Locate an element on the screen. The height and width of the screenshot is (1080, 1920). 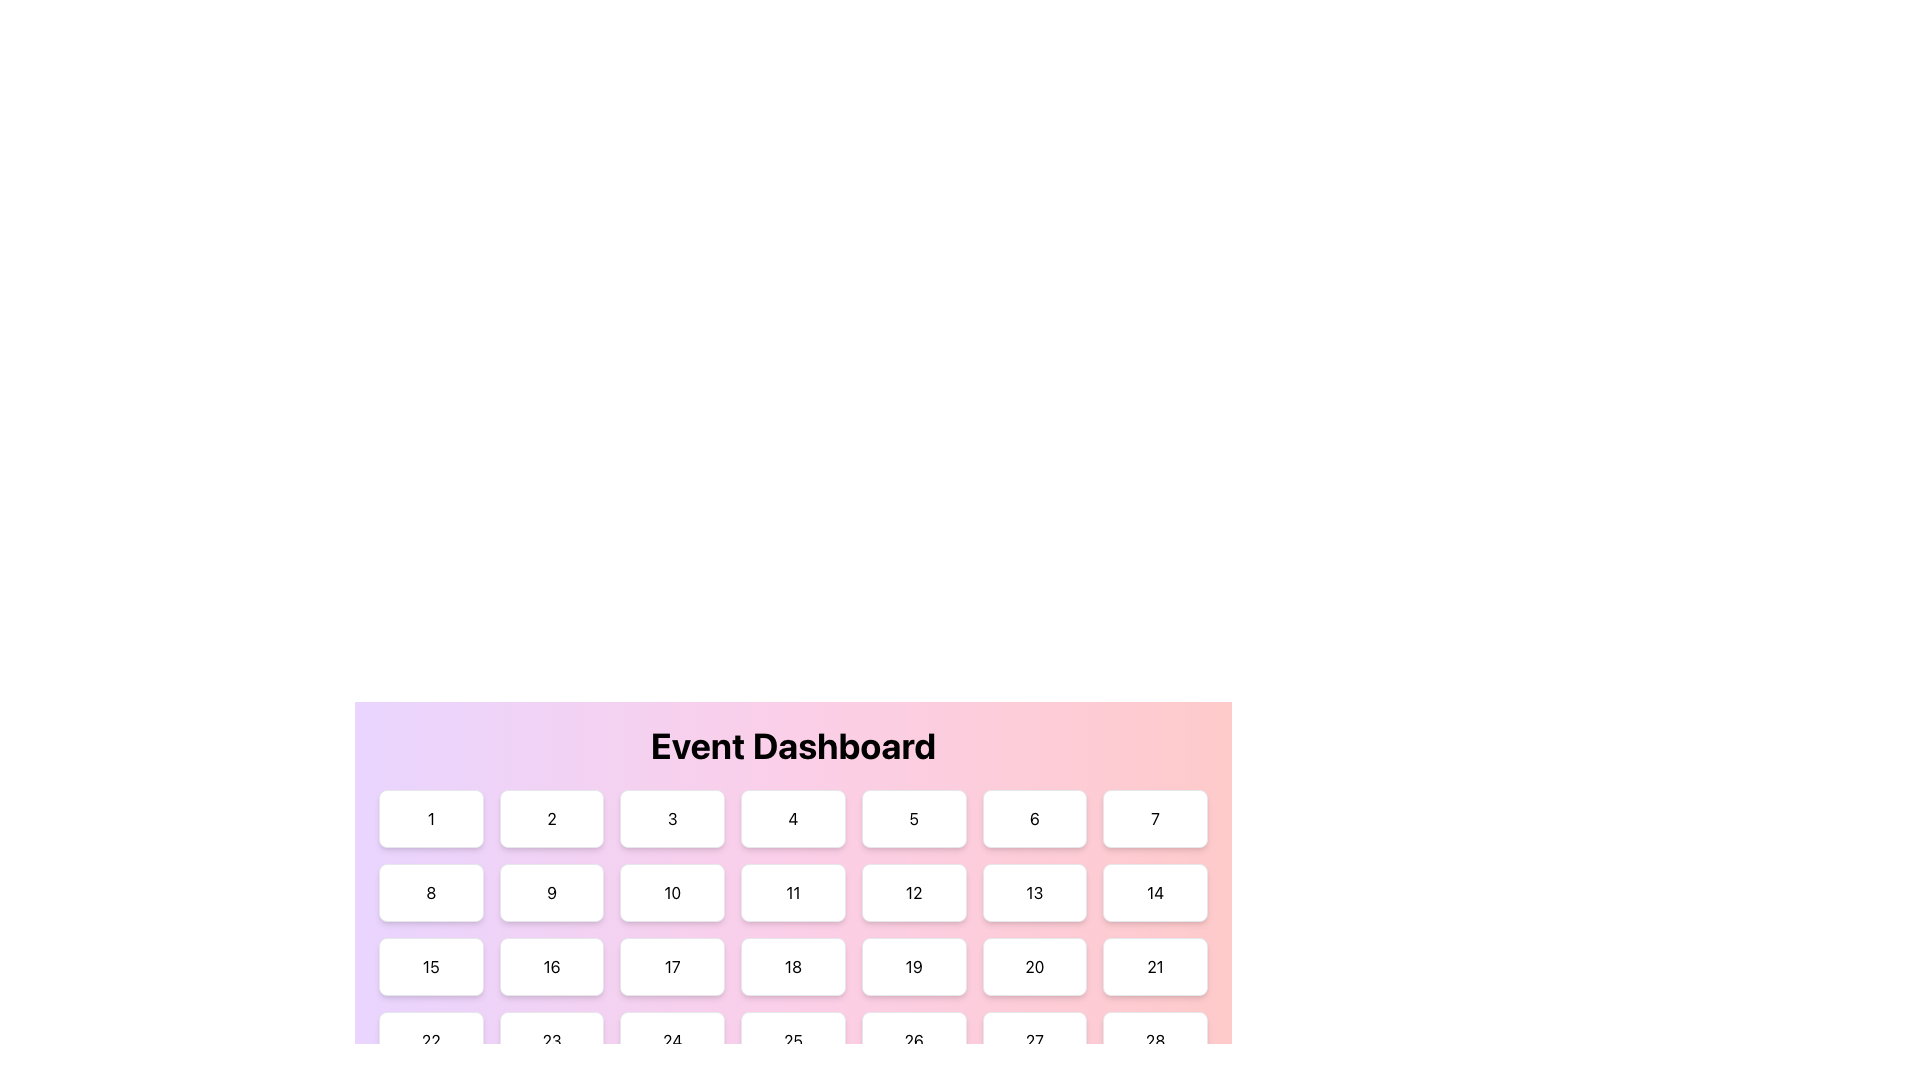
the button displaying the number '11' in the second row and fourth column of the grid under 'Event Dashboard' is located at coordinates (792, 892).